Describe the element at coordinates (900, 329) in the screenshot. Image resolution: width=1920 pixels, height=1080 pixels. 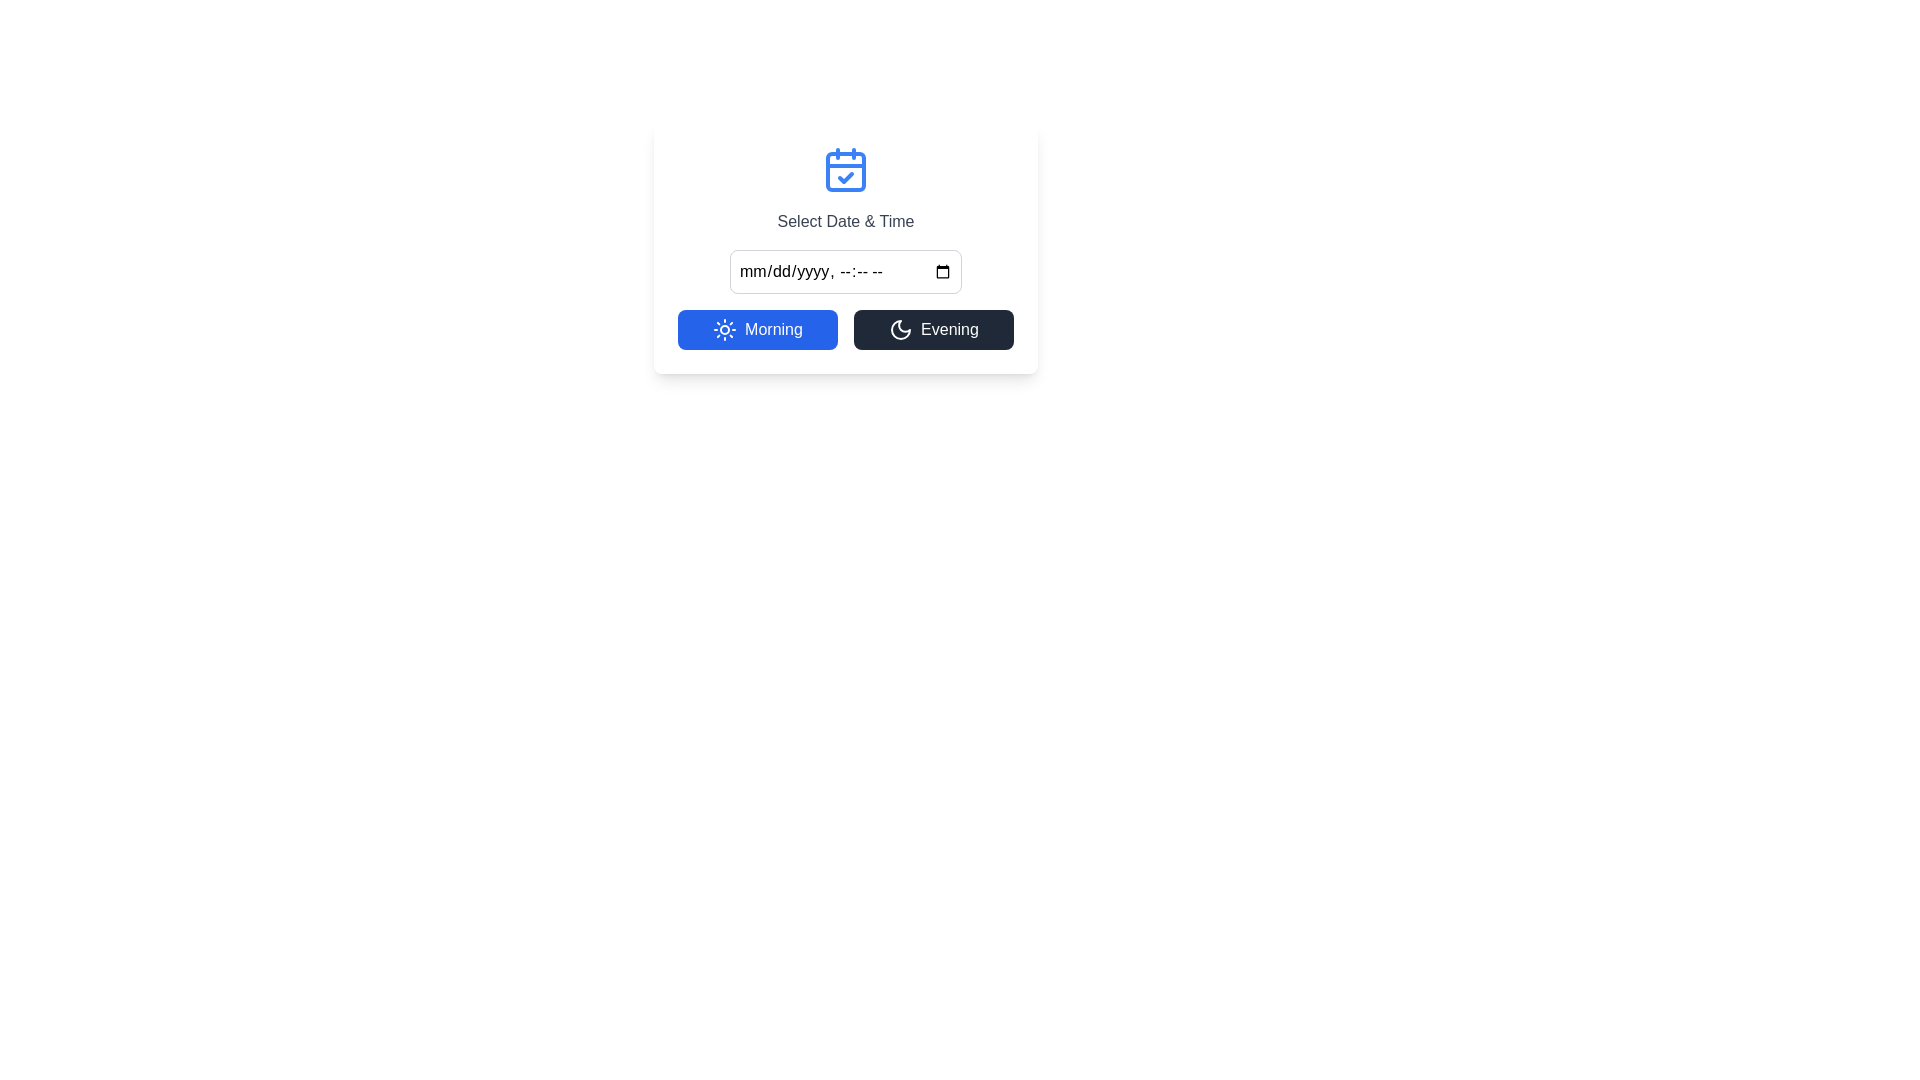
I see `the crescent moon icon within the 'Evening' button` at that location.